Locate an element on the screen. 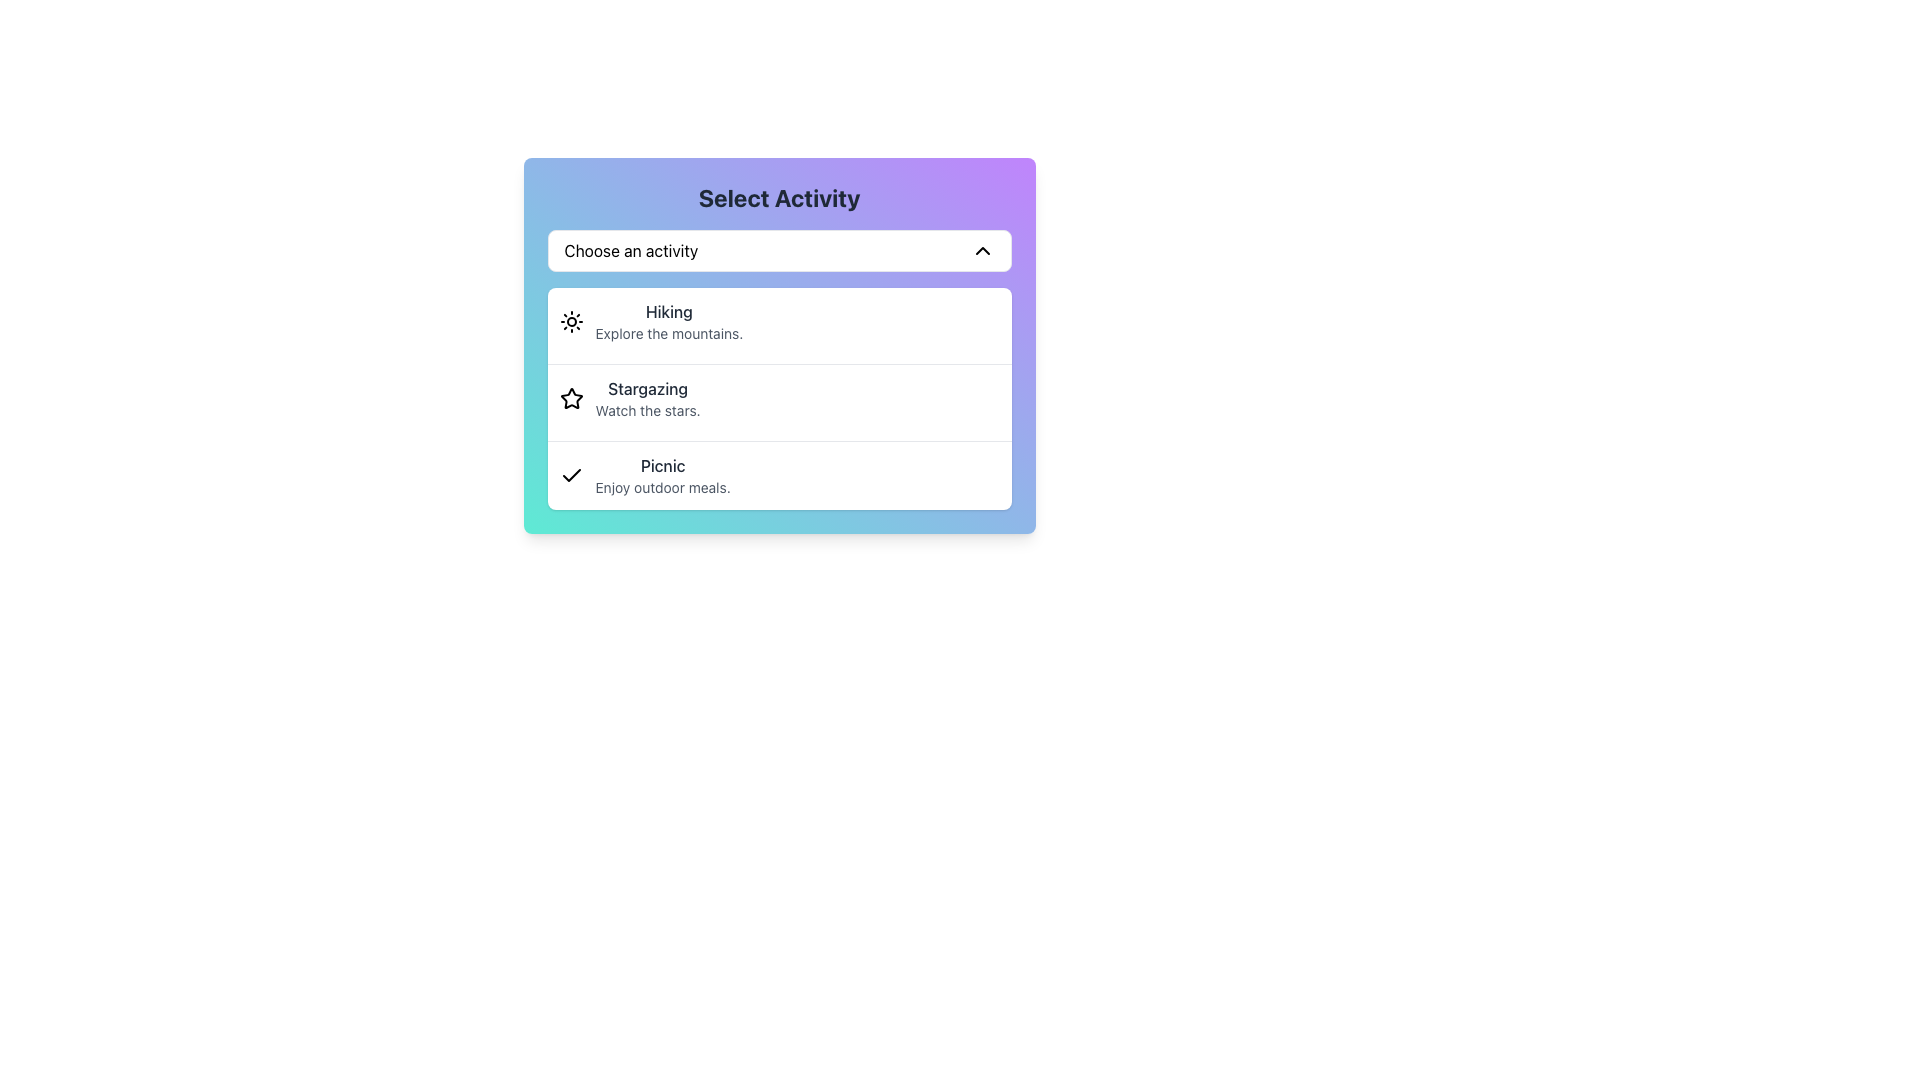 The height and width of the screenshot is (1080, 1920). the text label reading 'Watch the stars.' which is styled with smaller gray text and located directly under the title 'Stargazing' in the dropdown interface is located at coordinates (648, 410).